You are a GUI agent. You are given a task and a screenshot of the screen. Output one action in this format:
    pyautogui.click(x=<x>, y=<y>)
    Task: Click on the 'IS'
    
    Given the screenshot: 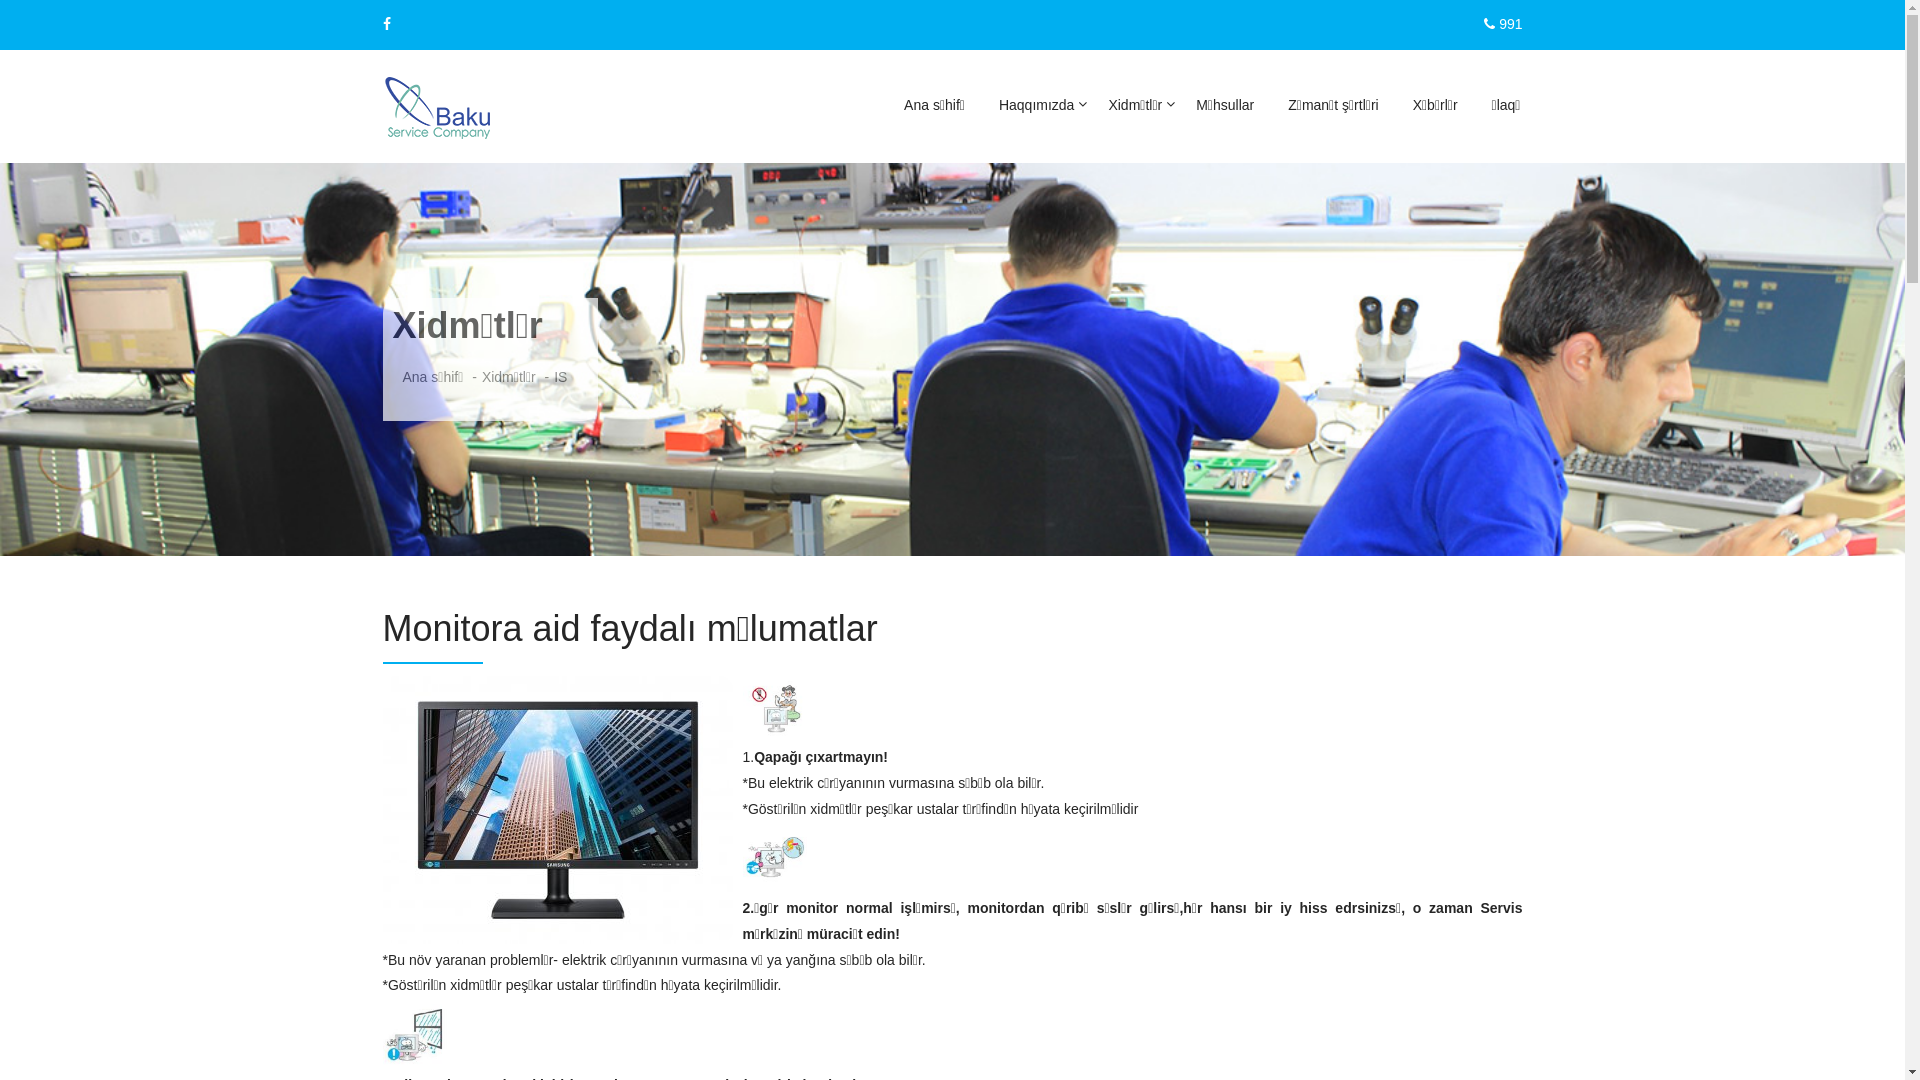 What is the action you would take?
    pyautogui.click(x=560, y=378)
    